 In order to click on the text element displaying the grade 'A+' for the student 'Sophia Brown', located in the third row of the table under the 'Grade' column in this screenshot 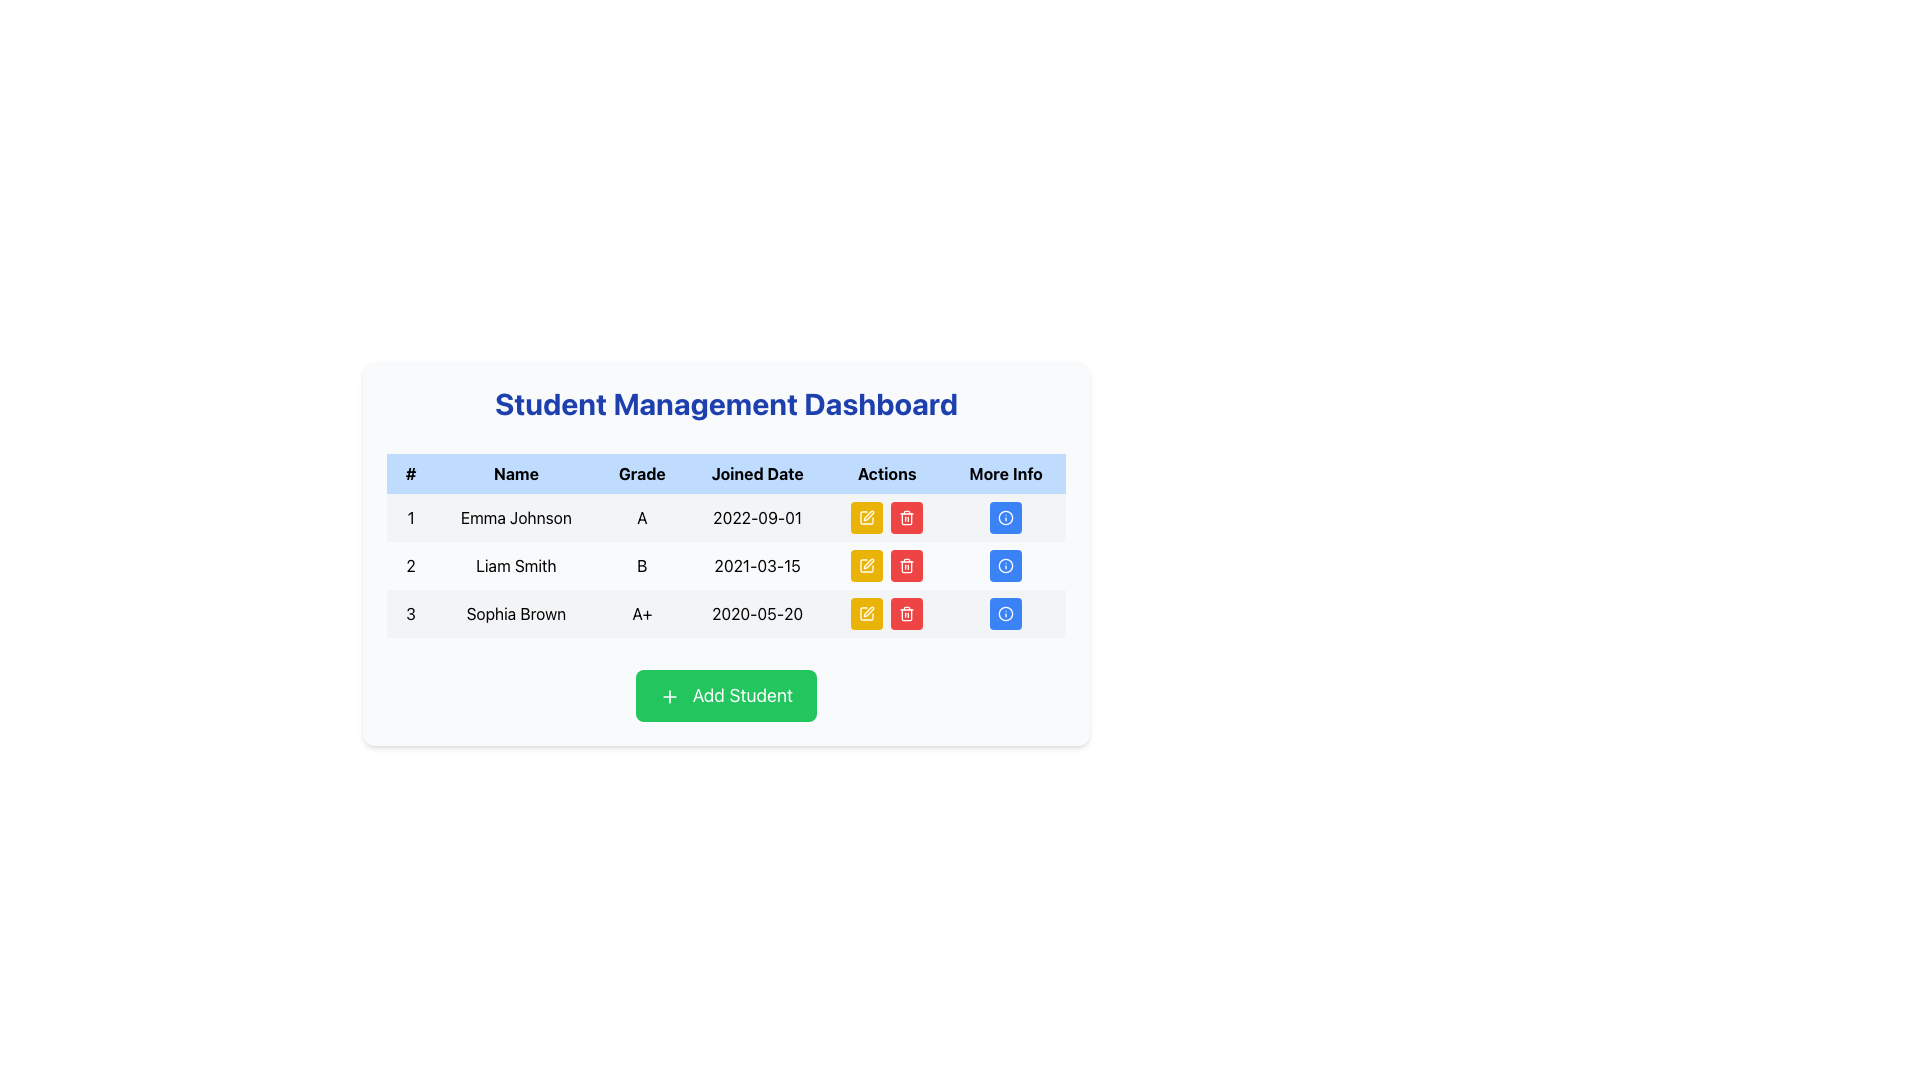, I will do `click(642, 612)`.